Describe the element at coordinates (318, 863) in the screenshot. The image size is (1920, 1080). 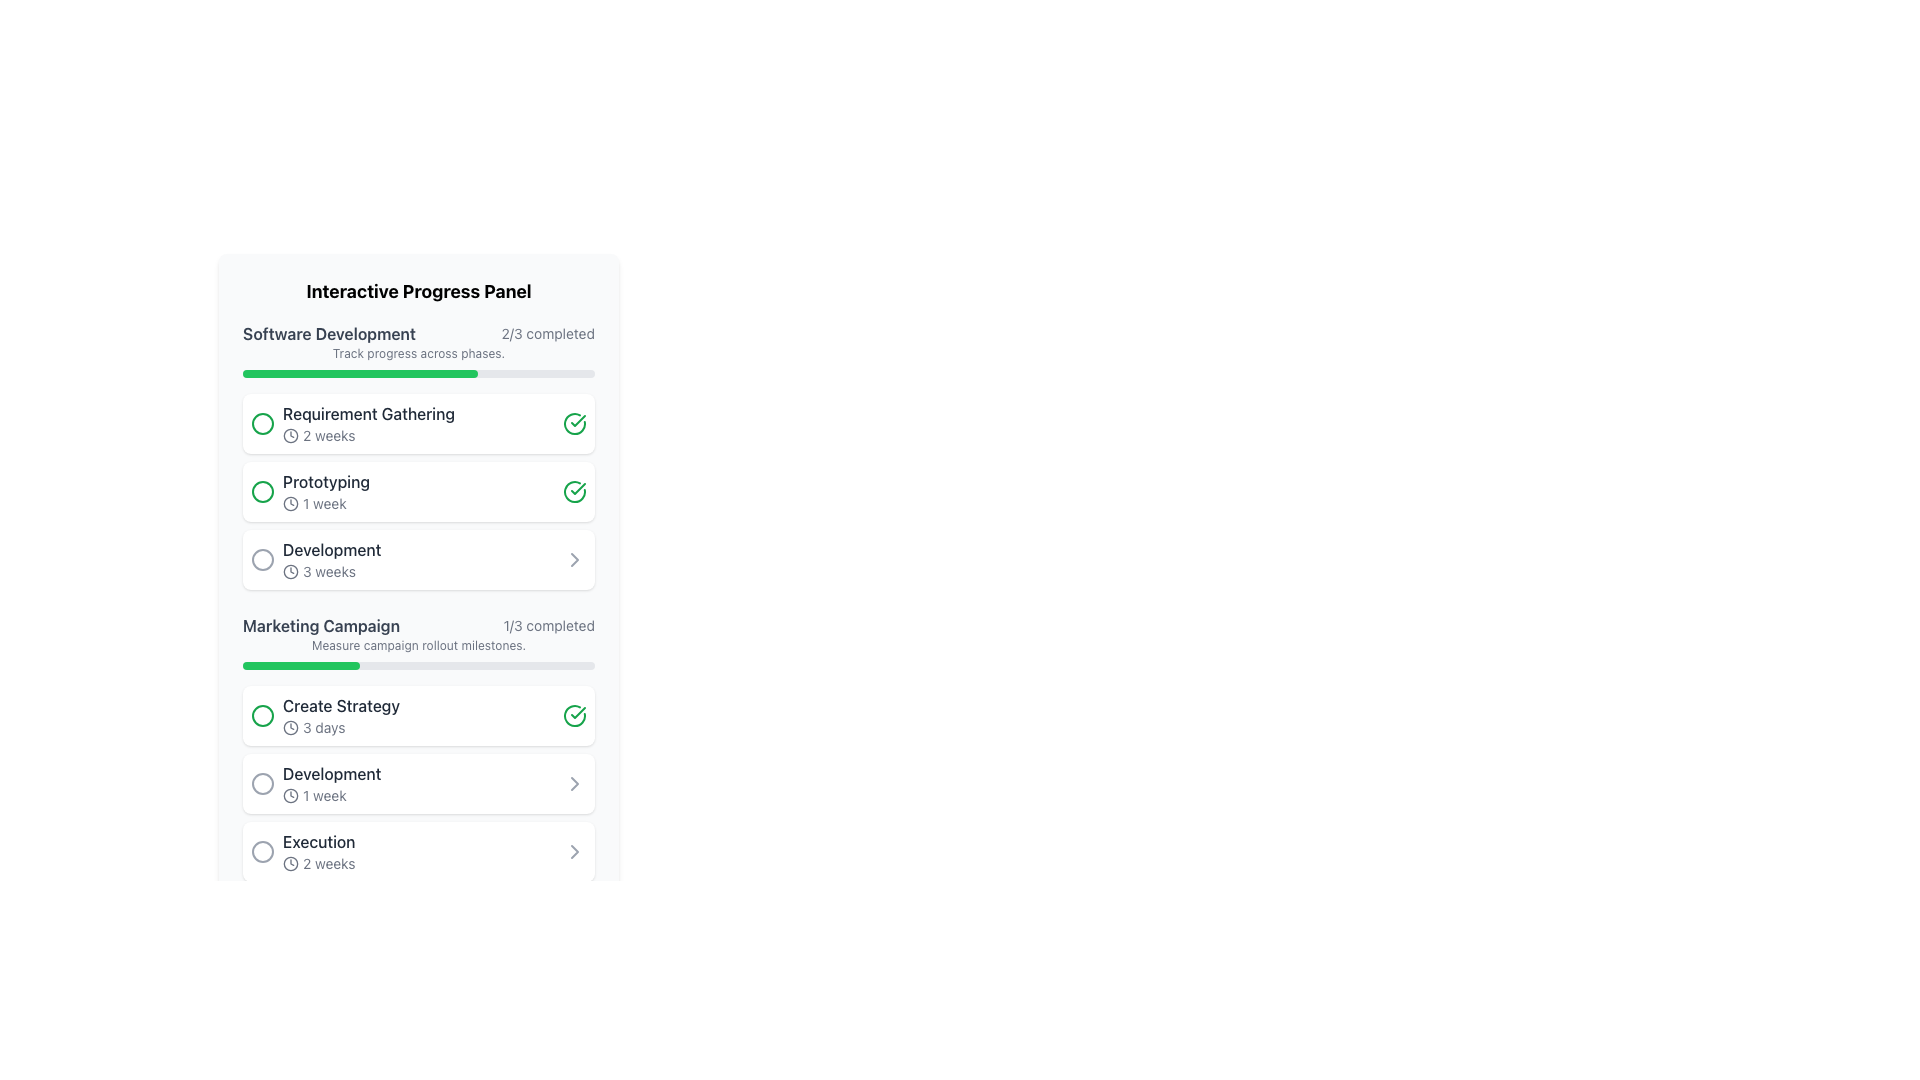
I see `the 'Execution' task duration text label with icon located beneath the heading 'Execution' in the 'Marketing Campaign' section` at that location.